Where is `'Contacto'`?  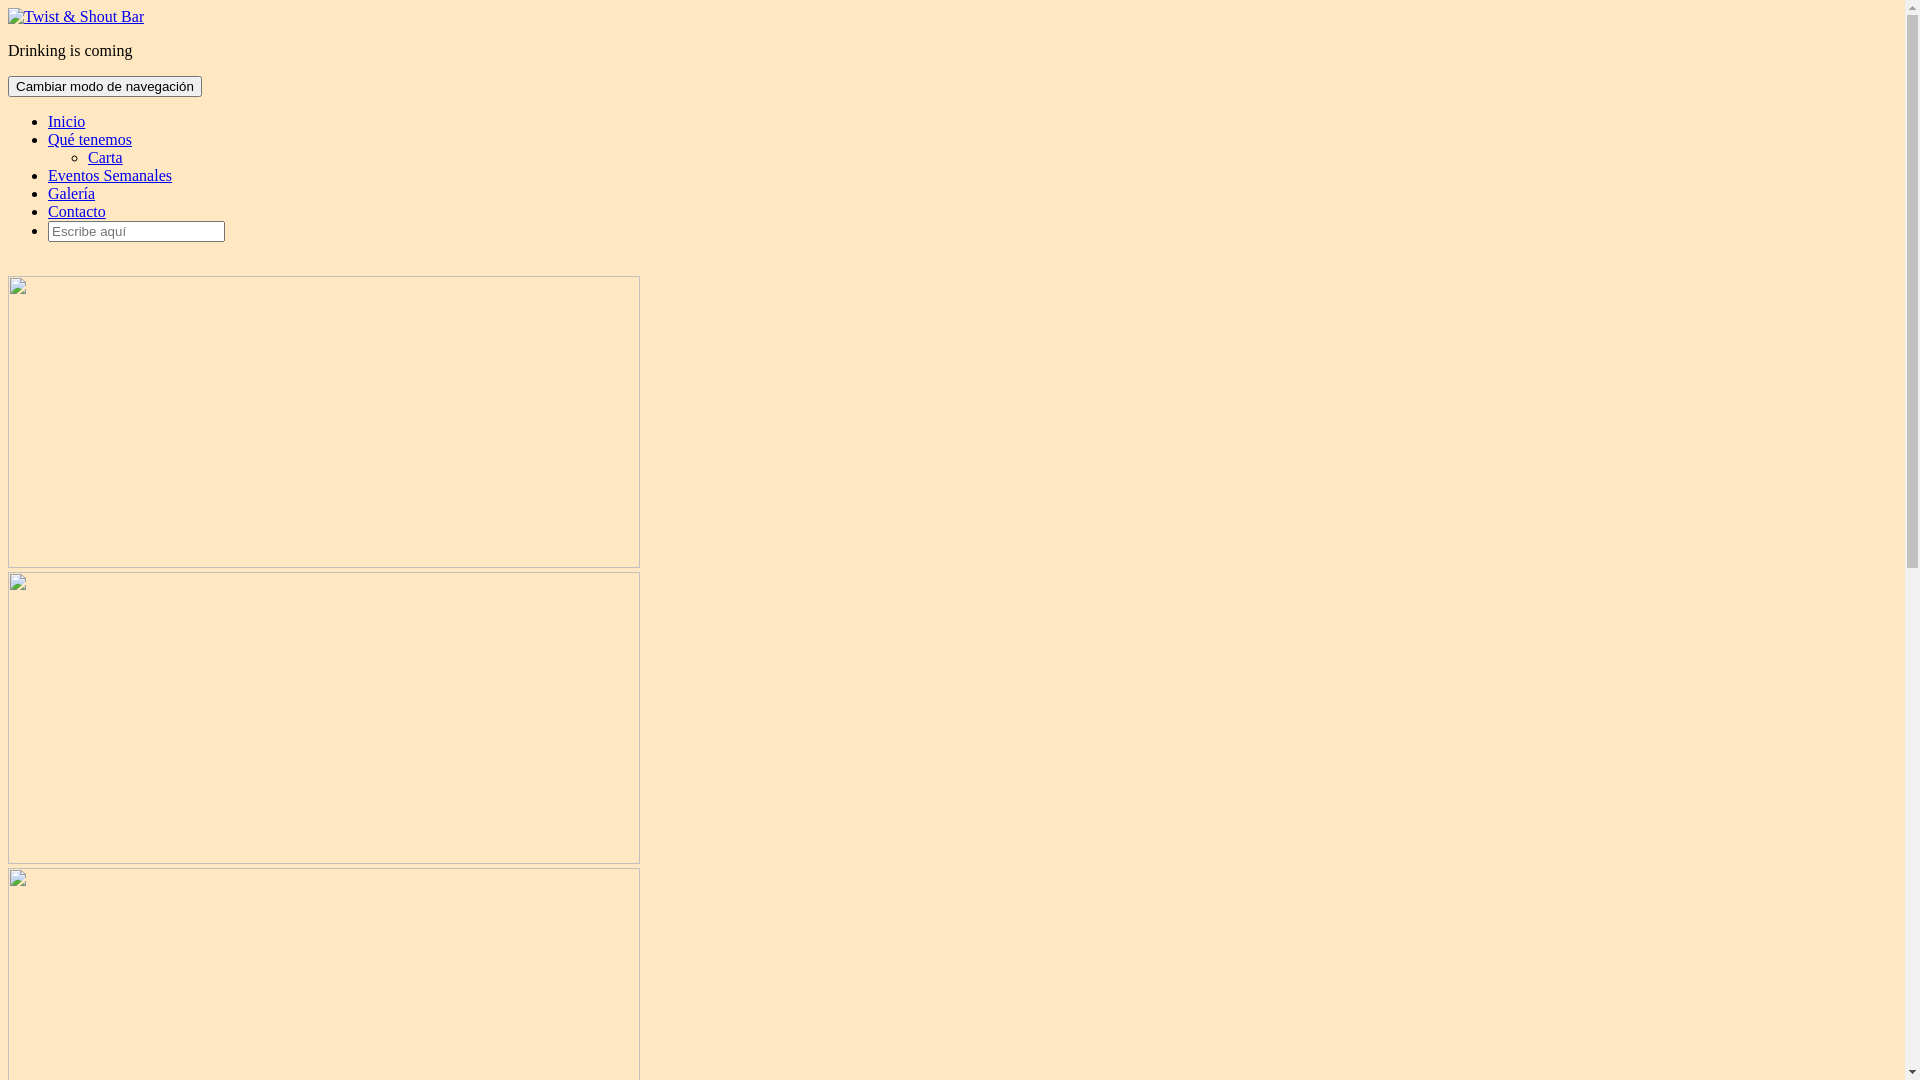
'Contacto' is located at coordinates (48, 211).